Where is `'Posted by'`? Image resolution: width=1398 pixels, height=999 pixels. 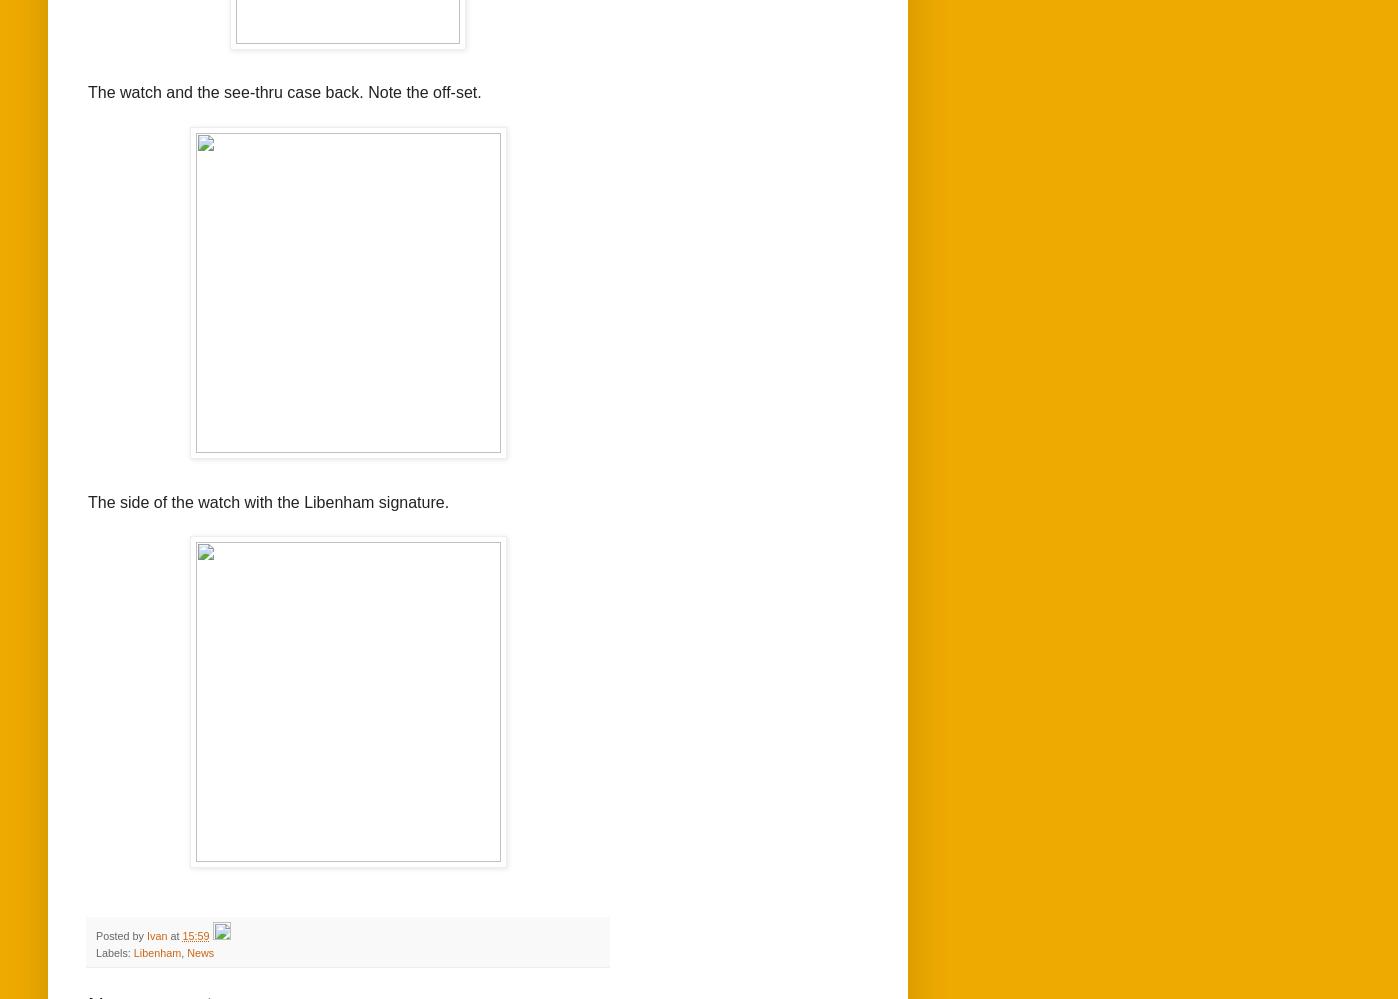 'Posted by' is located at coordinates (121, 934).